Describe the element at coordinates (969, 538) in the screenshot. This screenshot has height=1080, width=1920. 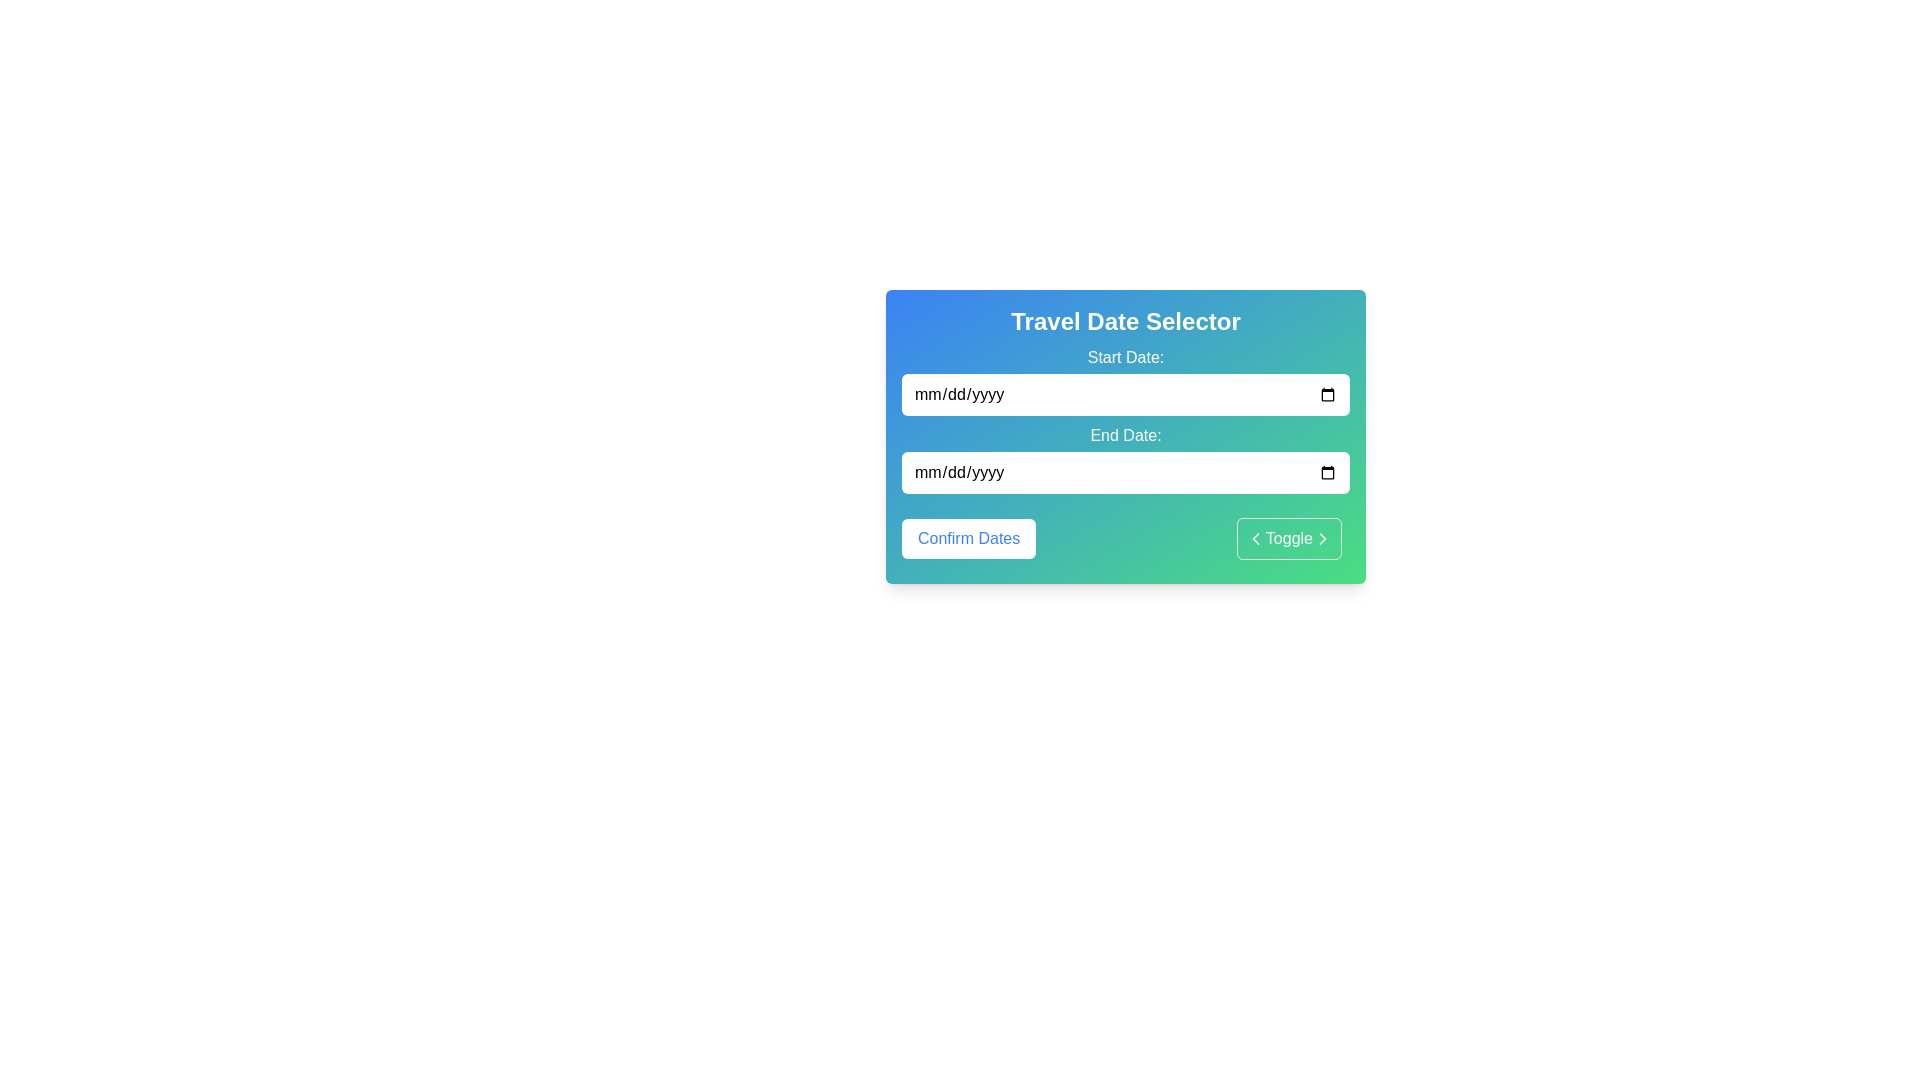
I see `the 'Confirm Dates' button, which has a white background, rounded borders, and blue text` at that location.